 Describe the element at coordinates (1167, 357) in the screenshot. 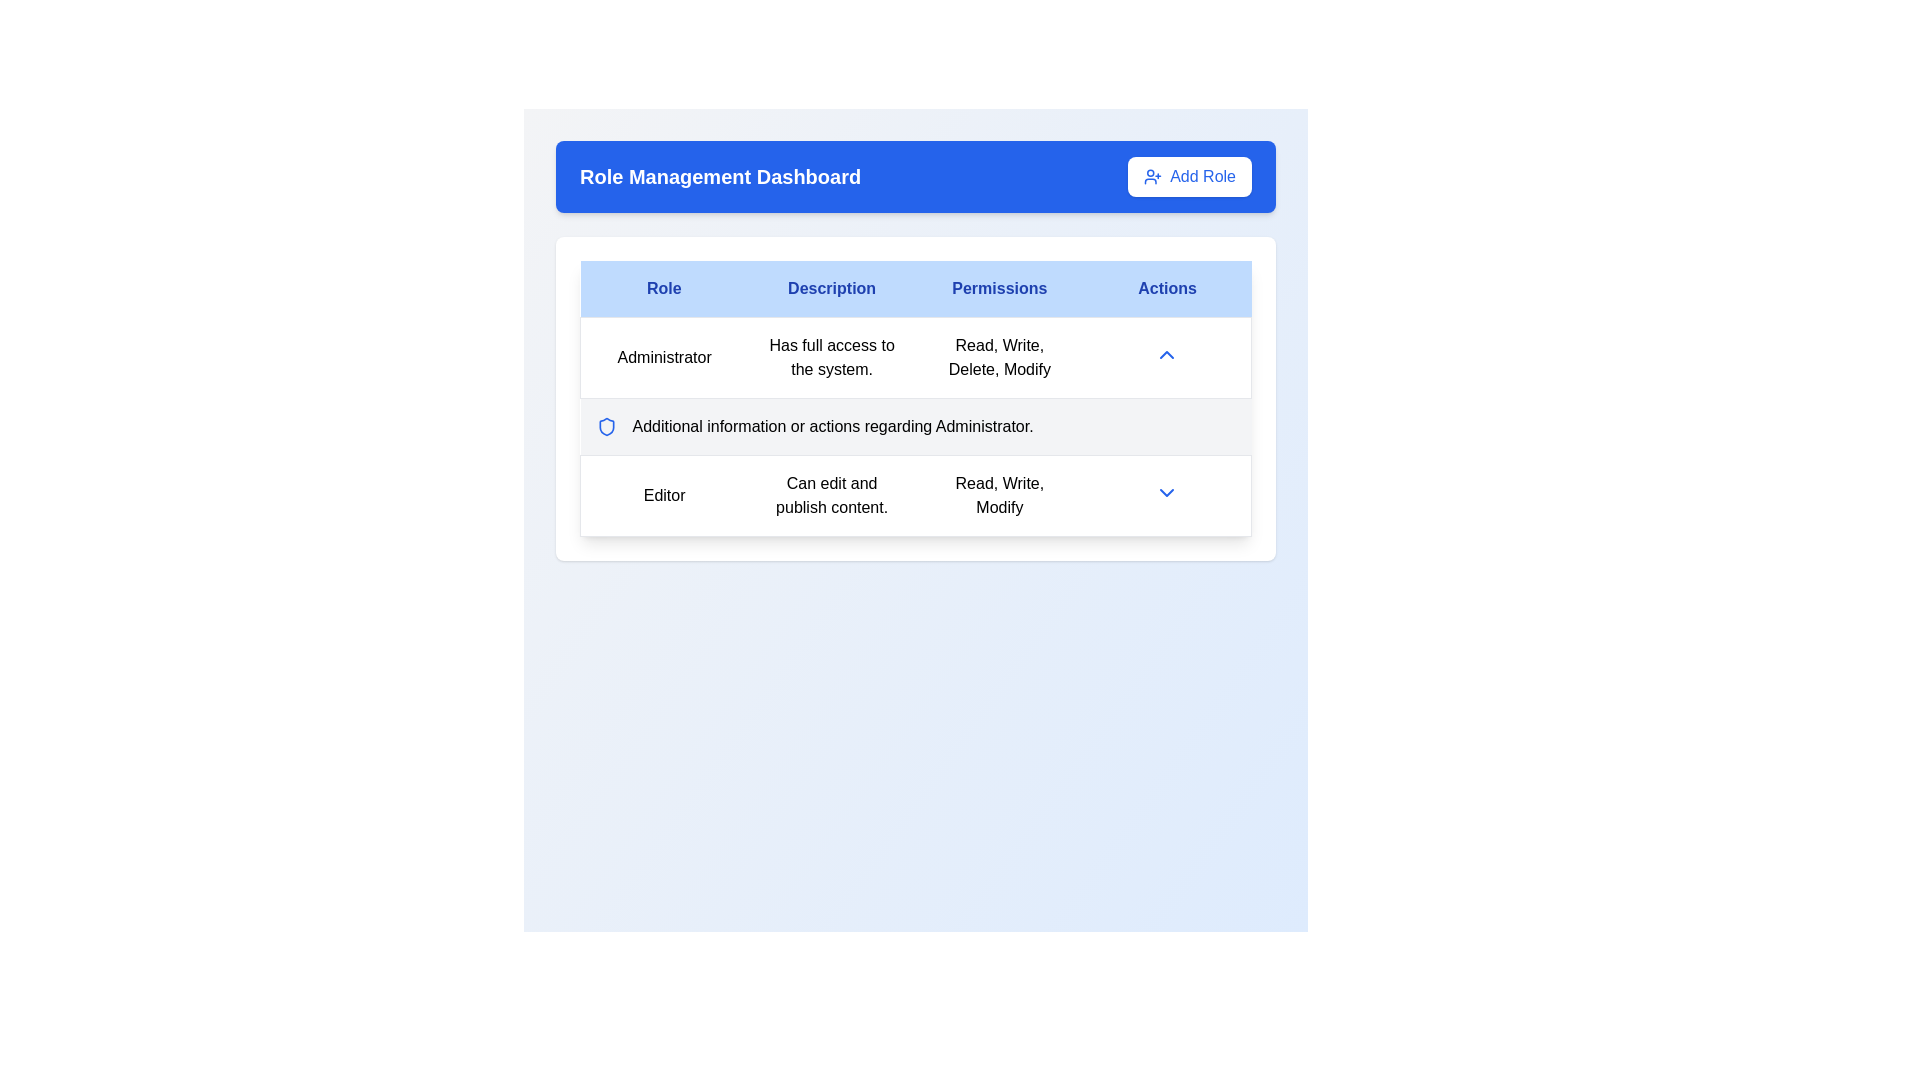

I see `the toggle indicator for the 'Administrator' role, located` at that location.